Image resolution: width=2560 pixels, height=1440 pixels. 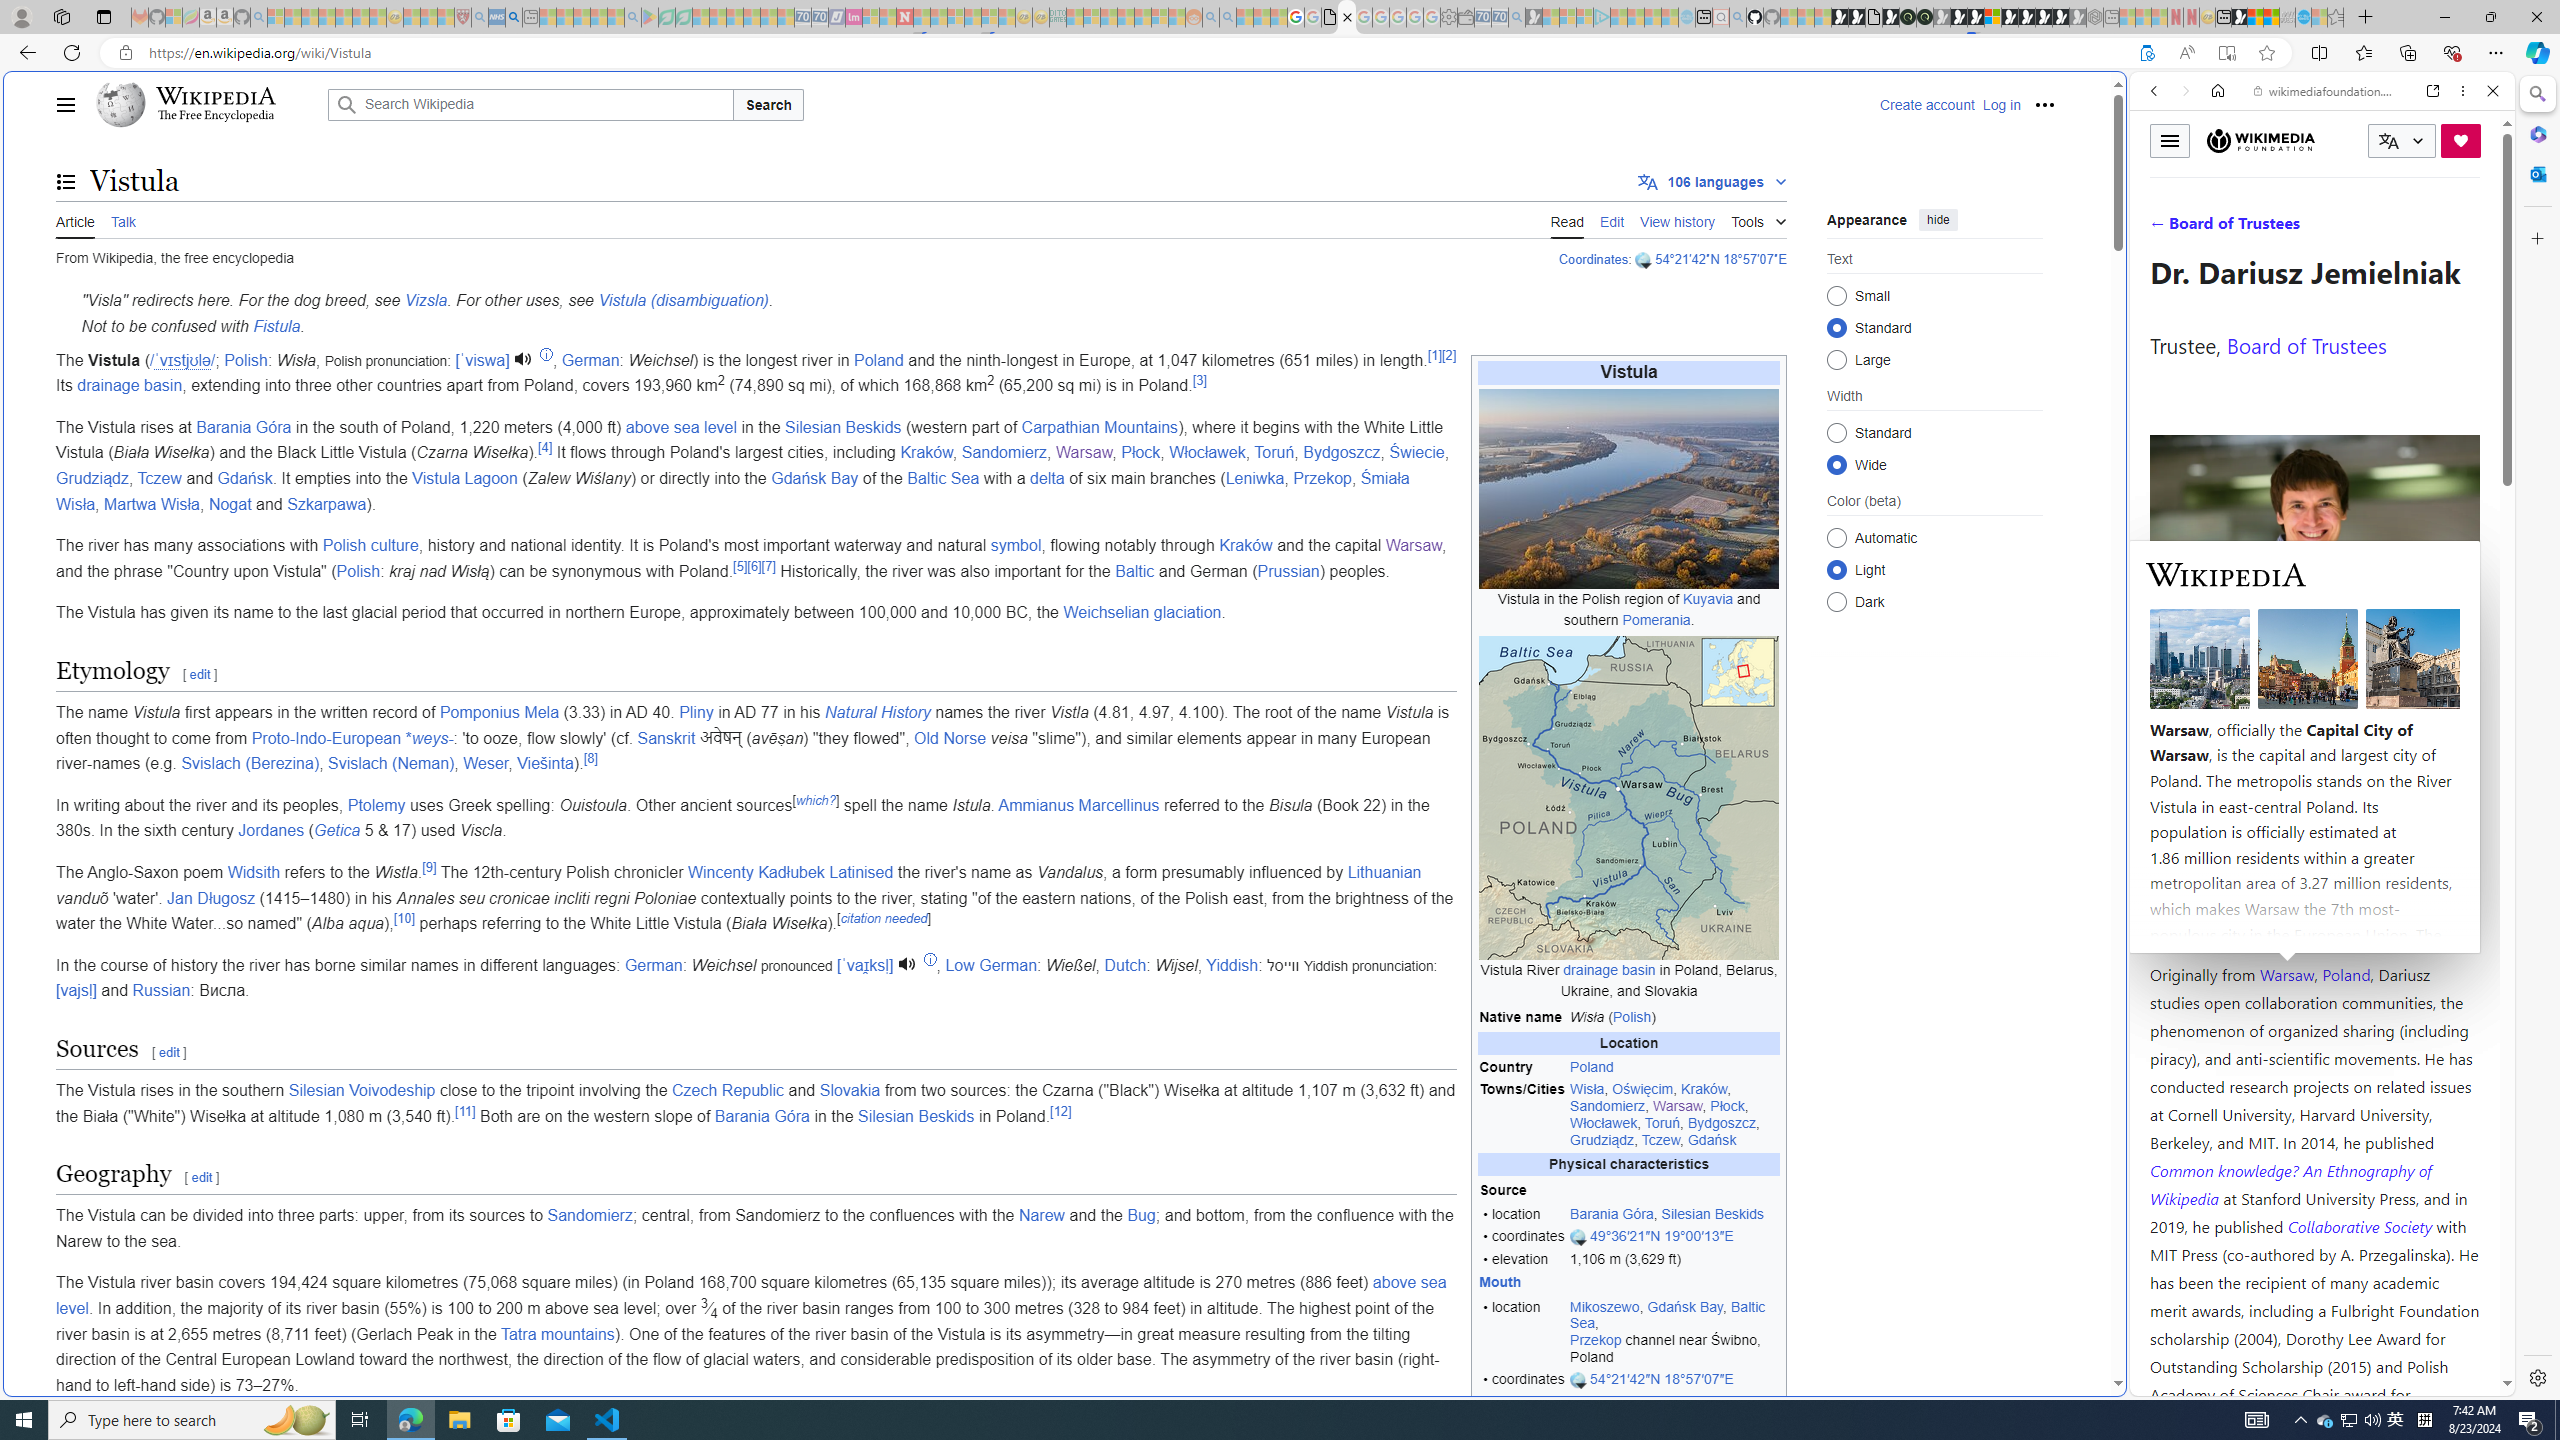 What do you see at coordinates (1611, 218) in the screenshot?
I see `'Edit'` at bounding box center [1611, 218].